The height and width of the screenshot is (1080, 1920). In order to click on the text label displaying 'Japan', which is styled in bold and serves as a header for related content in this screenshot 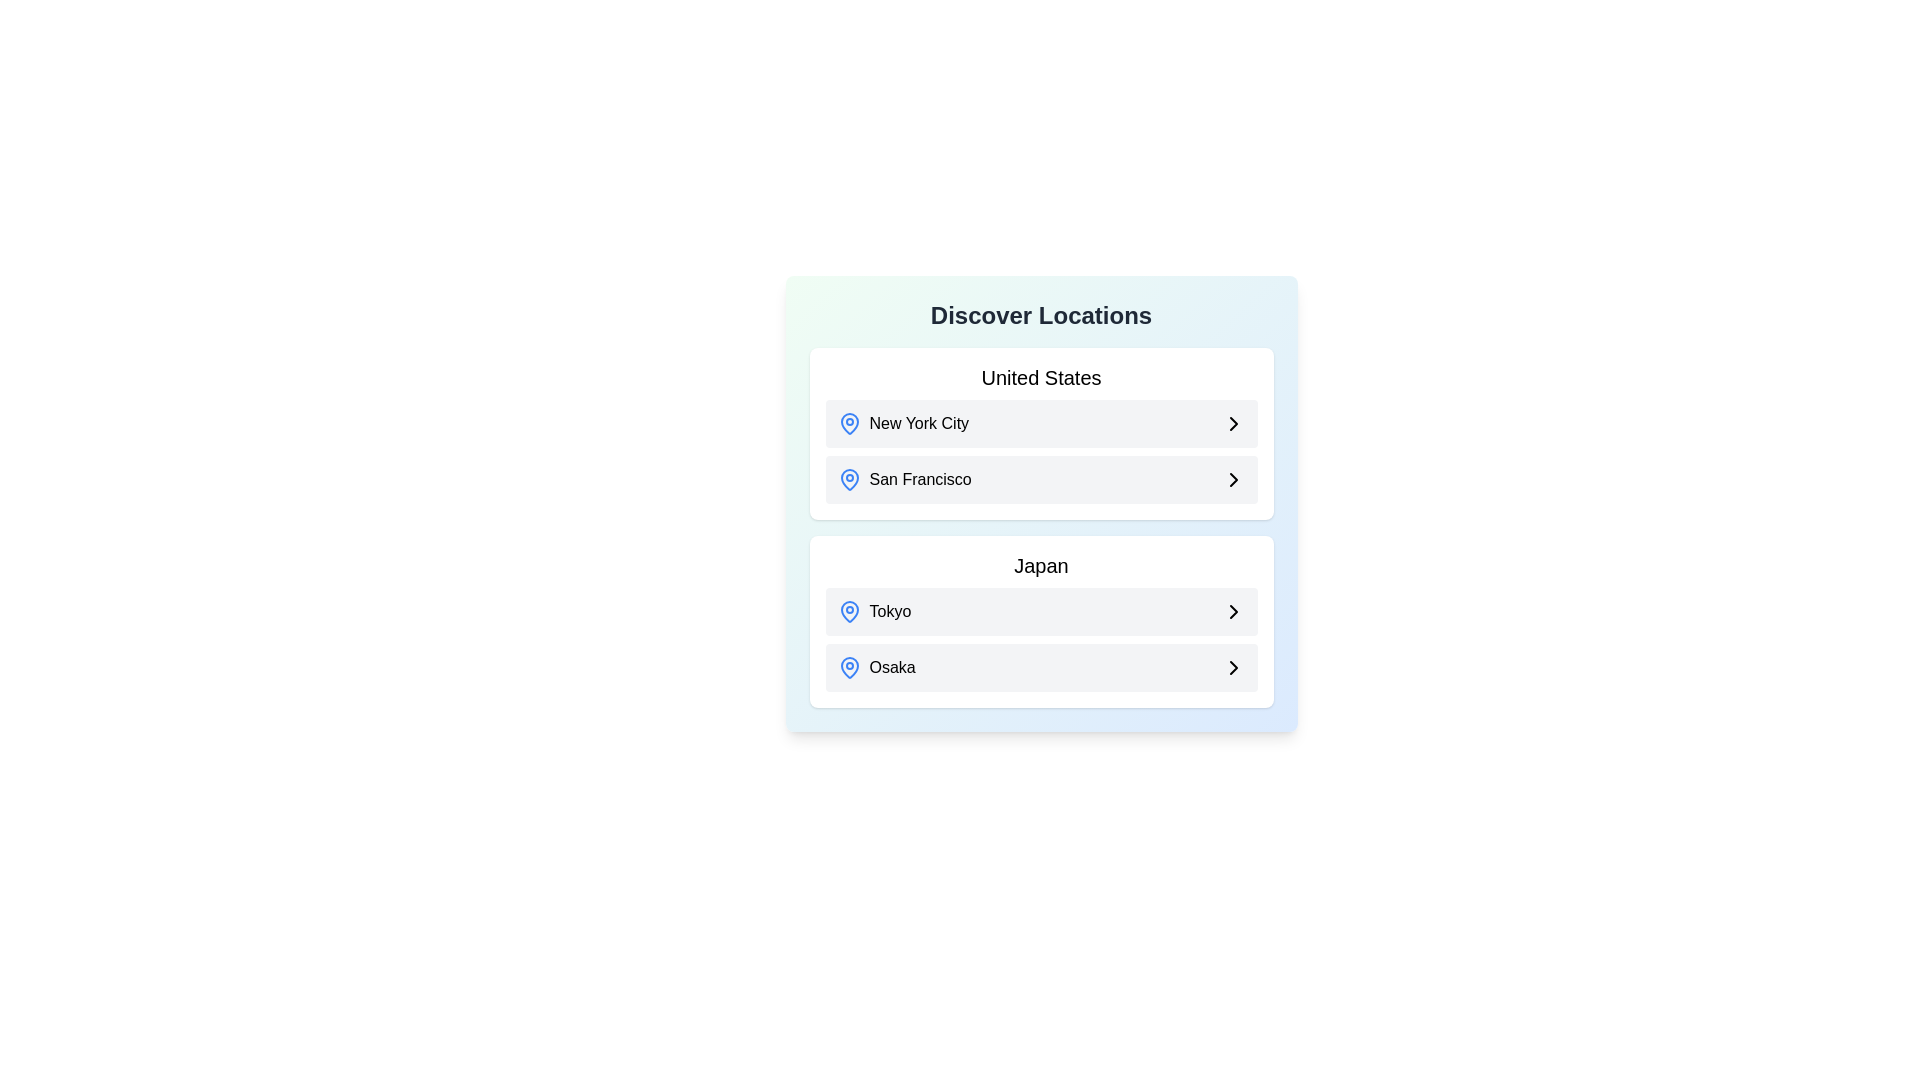, I will do `click(1040, 566)`.